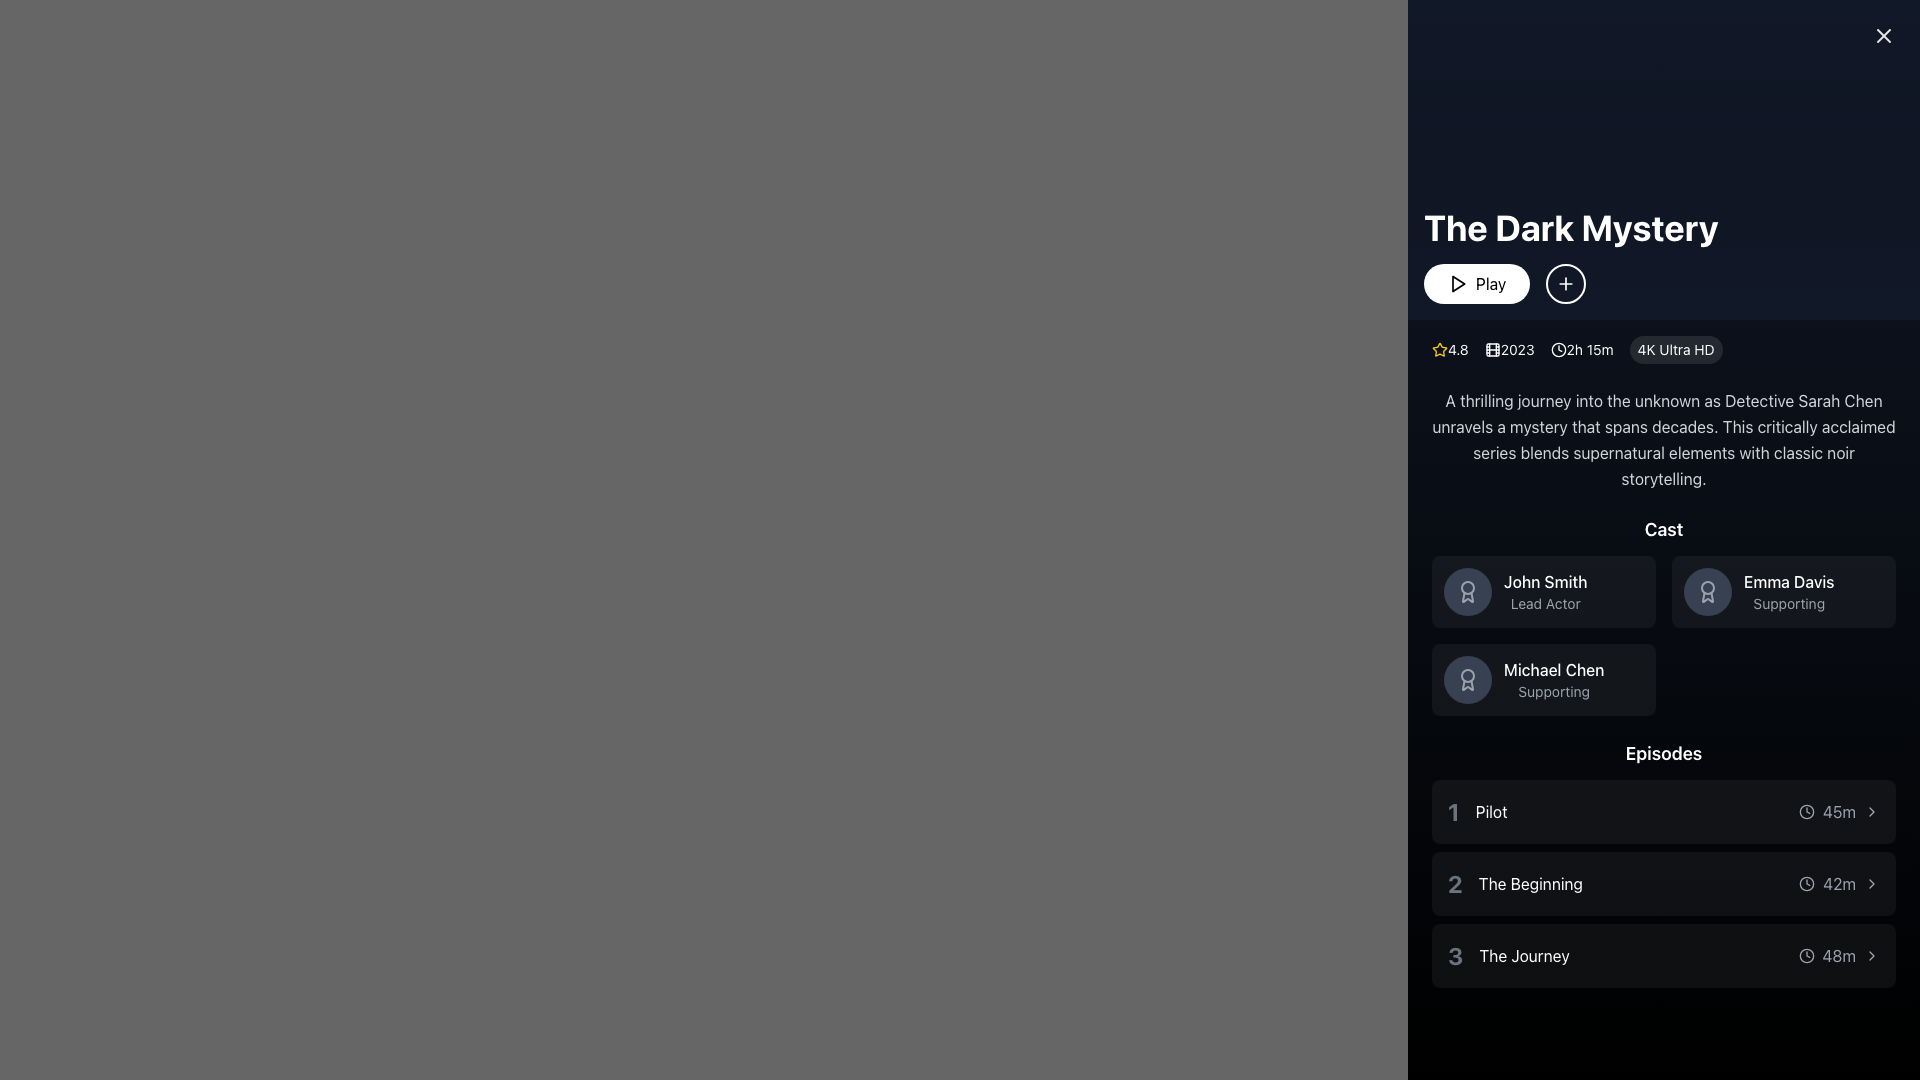 The width and height of the screenshot is (1920, 1080). I want to click on the part of the 'X' icon located in the top-right corner of the interface, so click(1882, 35).